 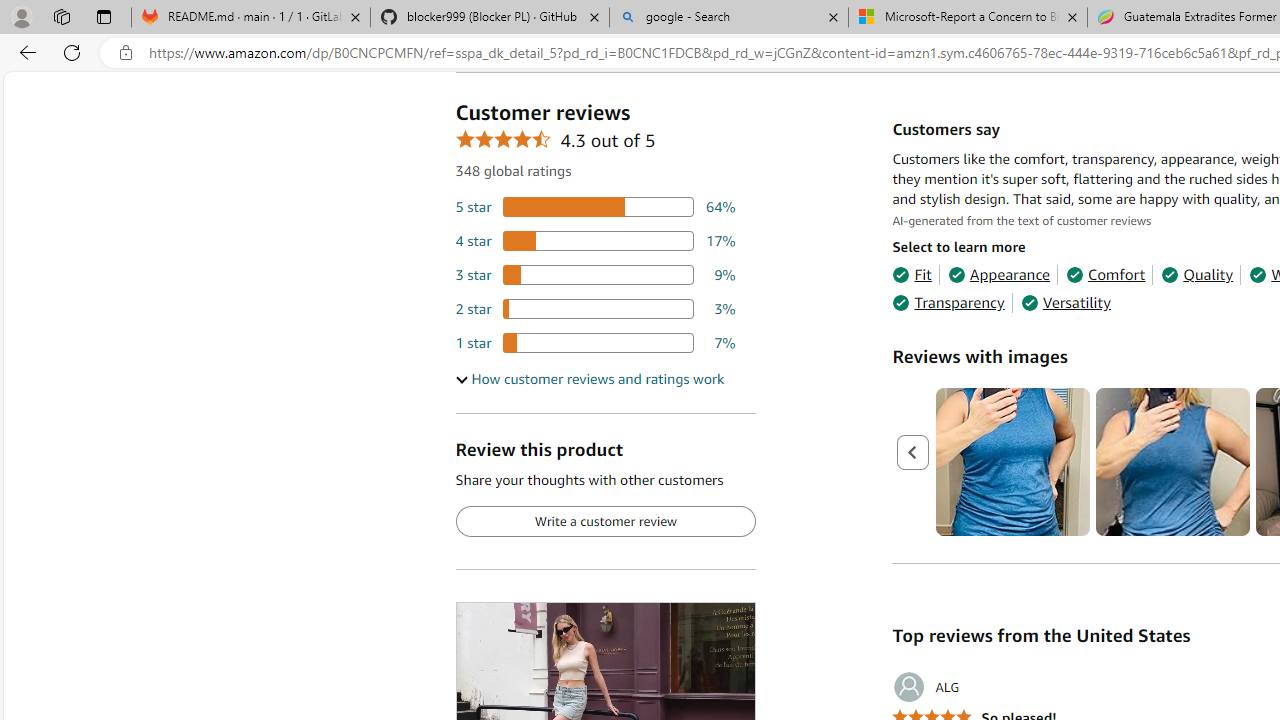 What do you see at coordinates (912, 452) in the screenshot?
I see `'Previous page'` at bounding box center [912, 452].